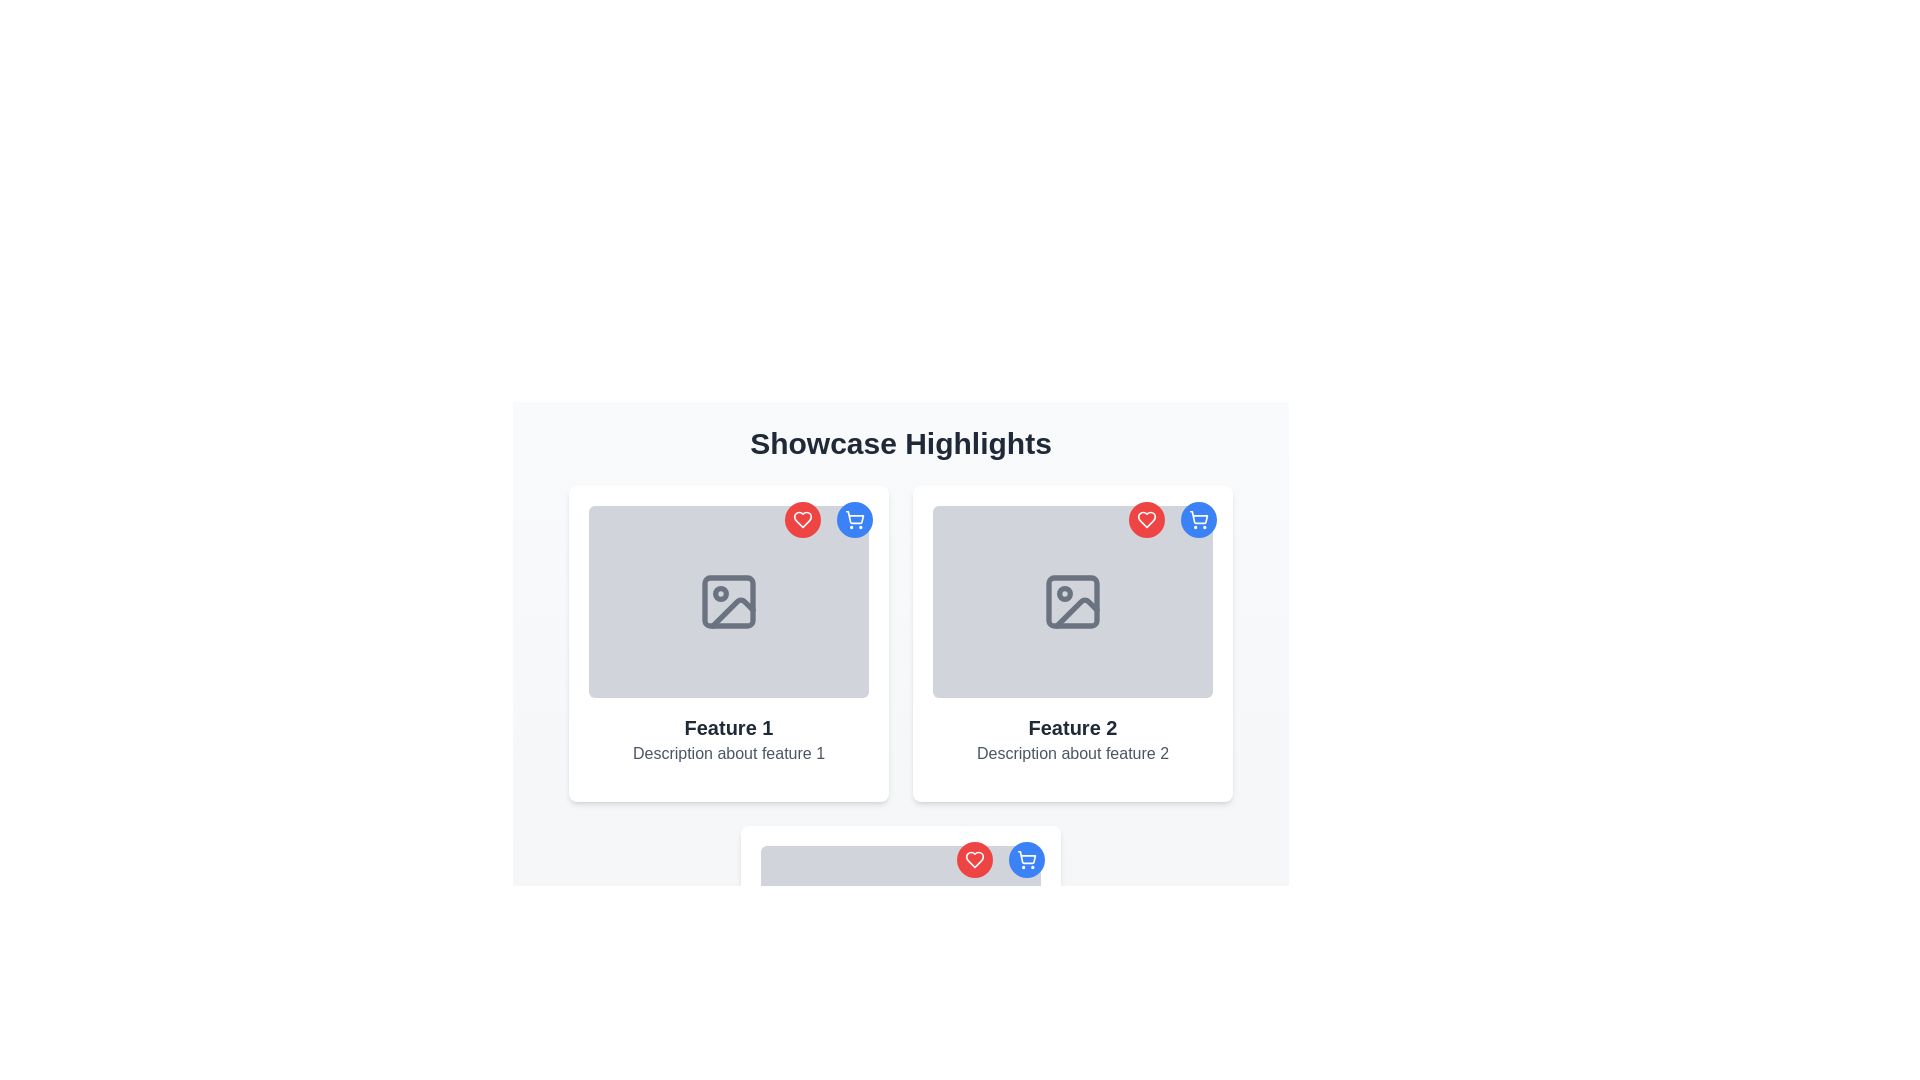 The width and height of the screenshot is (1920, 1080). I want to click on the static text providing a brief description of the feature located below the title text 'Feature 1' in the first feature card, so click(728, 753).